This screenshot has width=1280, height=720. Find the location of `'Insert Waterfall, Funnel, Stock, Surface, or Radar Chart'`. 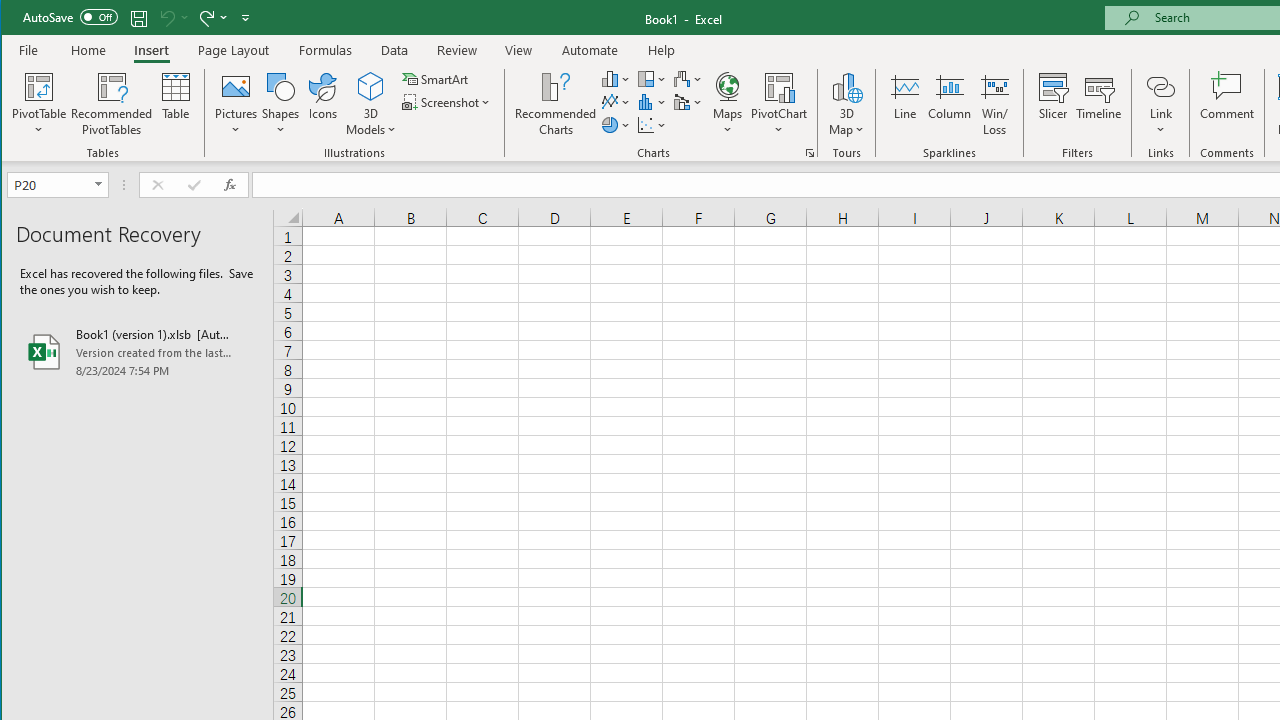

'Insert Waterfall, Funnel, Stock, Surface, or Radar Chart' is located at coordinates (688, 78).